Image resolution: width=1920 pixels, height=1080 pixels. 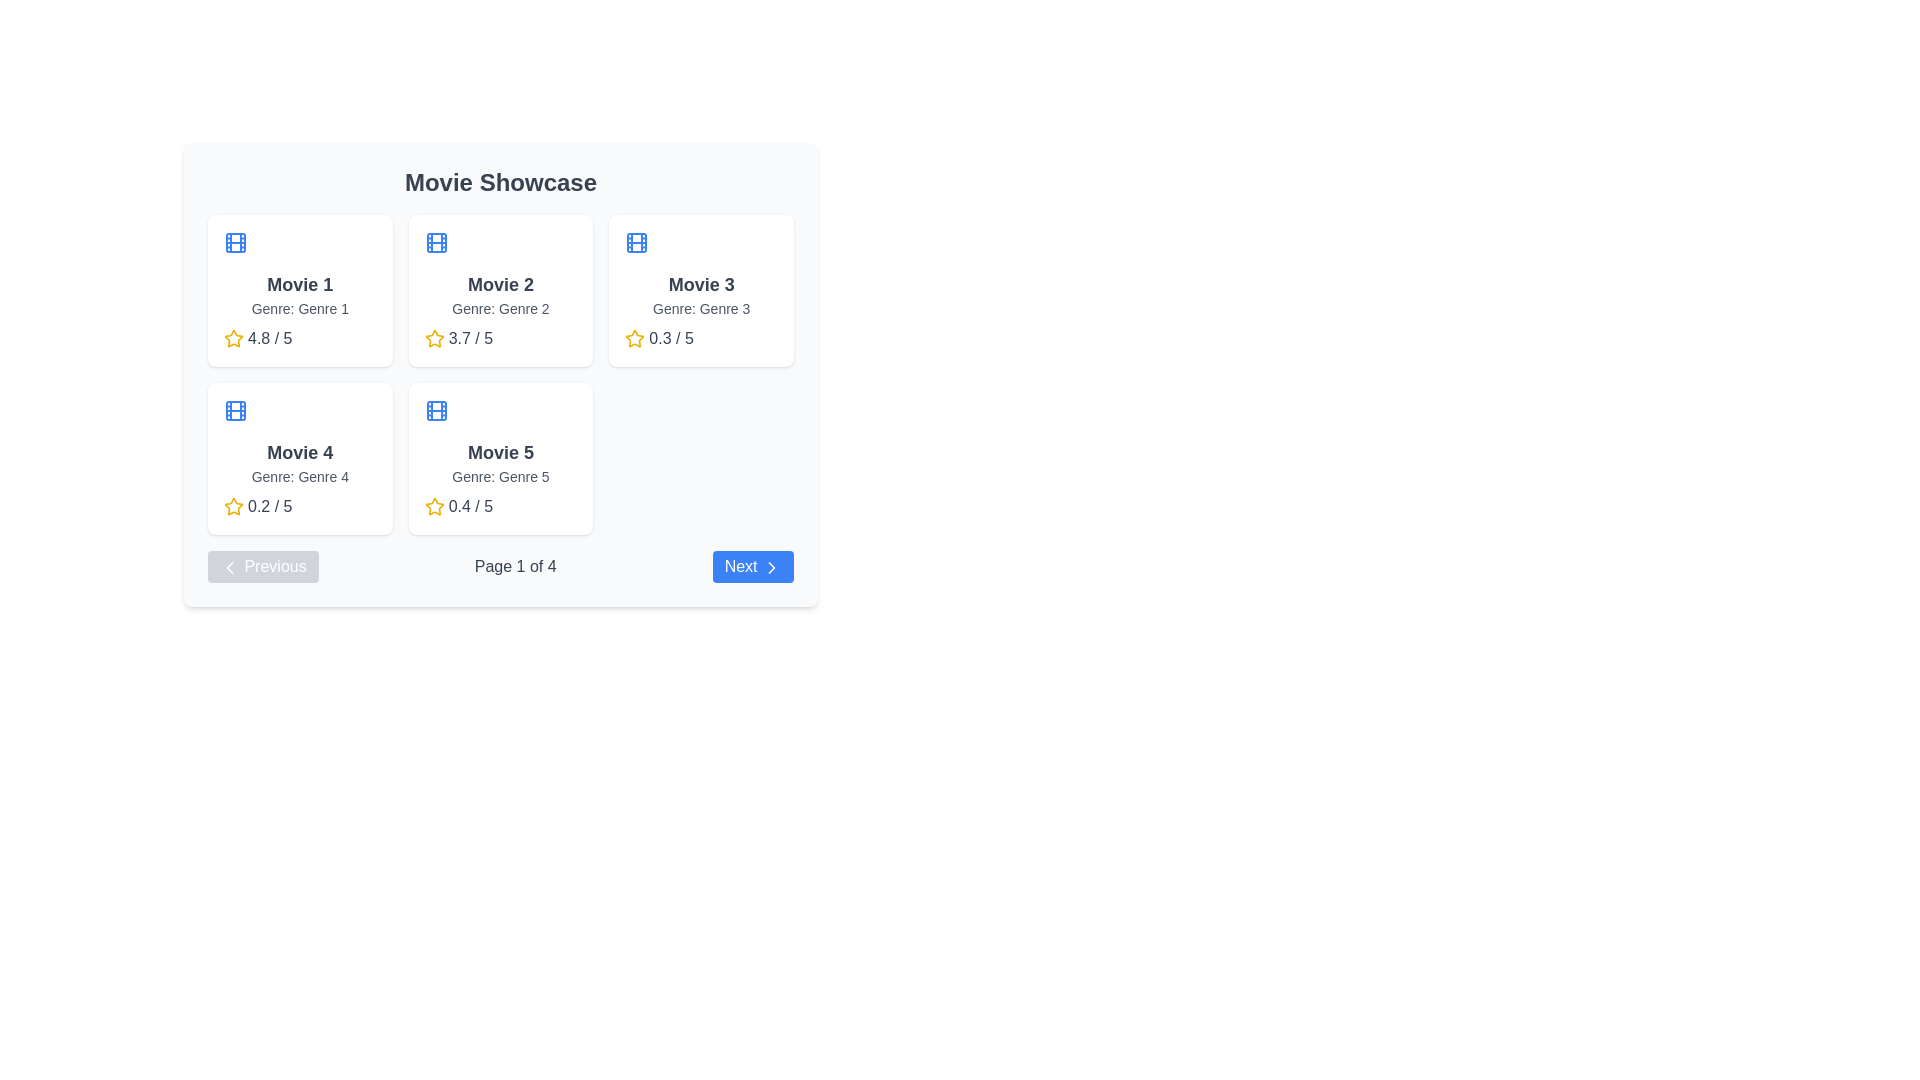 I want to click on on the text element displaying 'Movie 4', which is styled in a large bold gray font and located in the second row, first column of the movie cards layout, so click(x=299, y=452).